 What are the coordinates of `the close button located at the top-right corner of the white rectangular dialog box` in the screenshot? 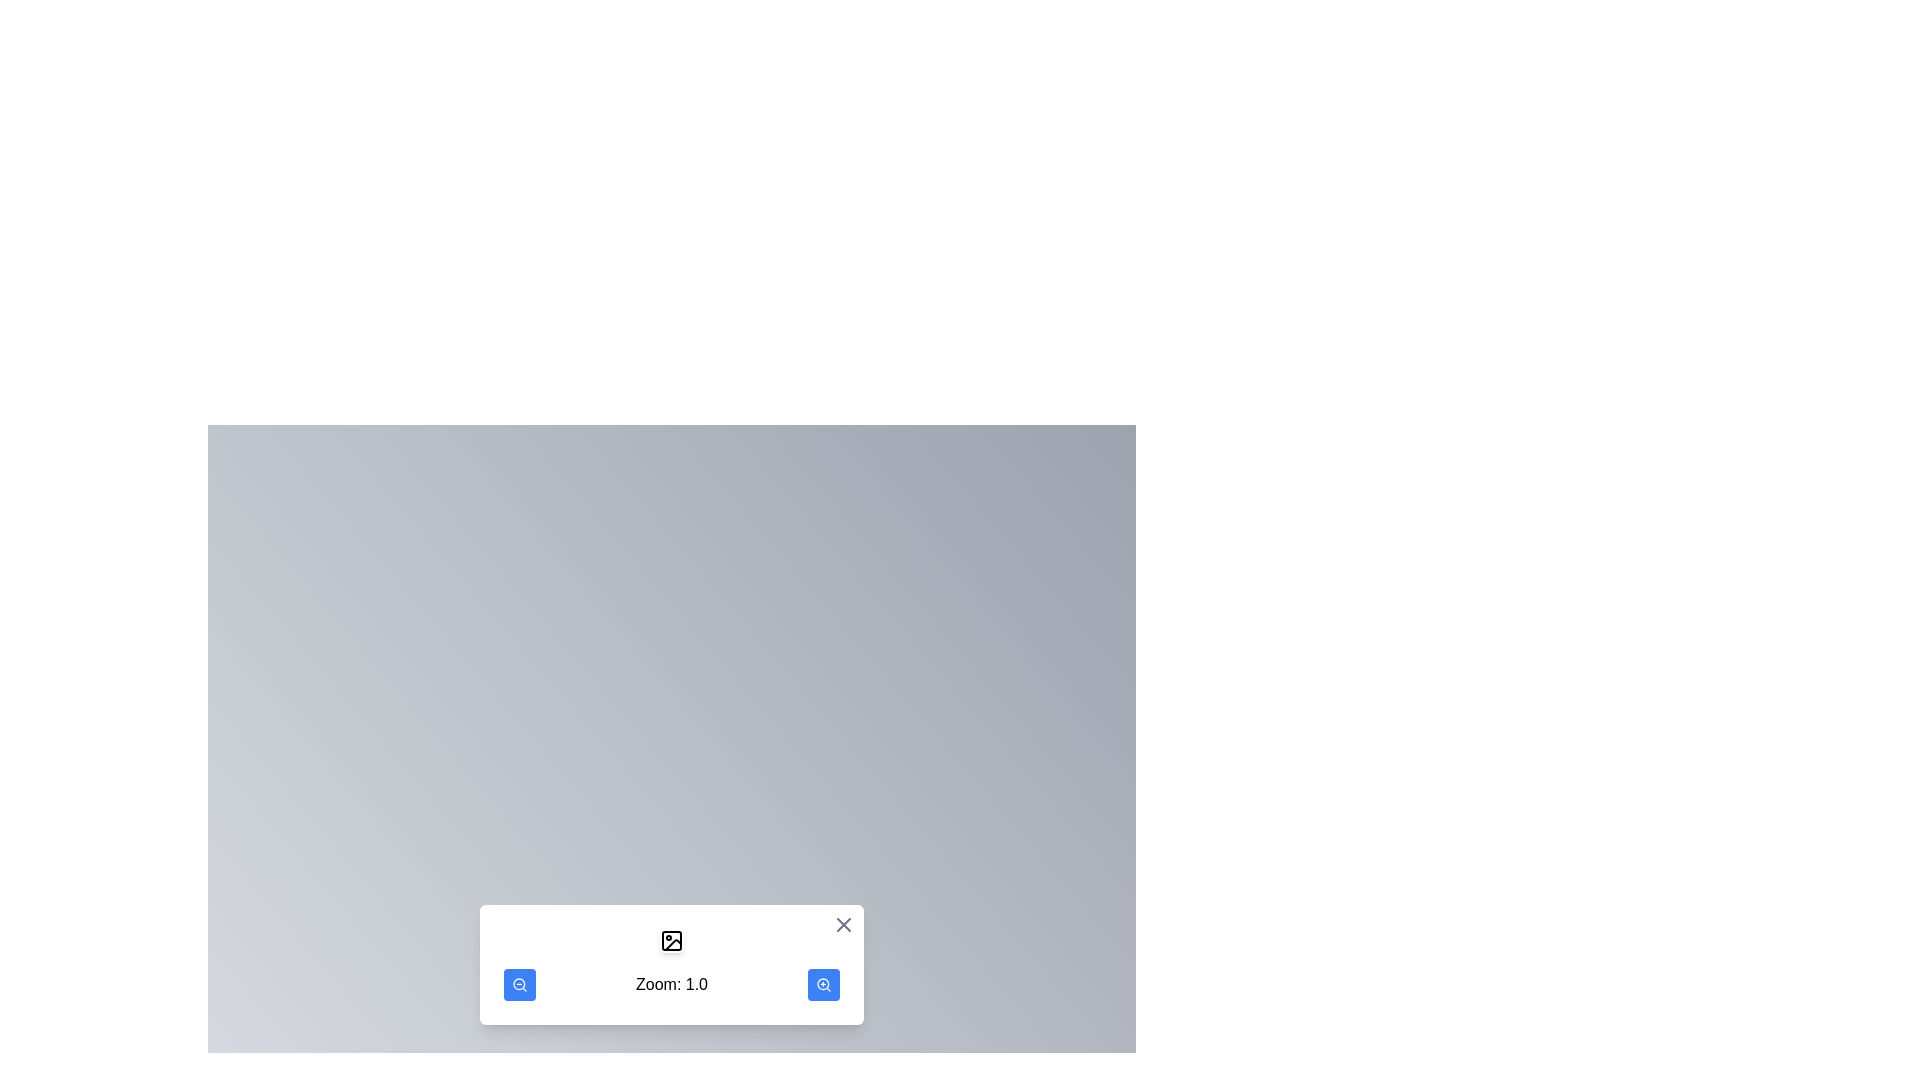 It's located at (844, 925).